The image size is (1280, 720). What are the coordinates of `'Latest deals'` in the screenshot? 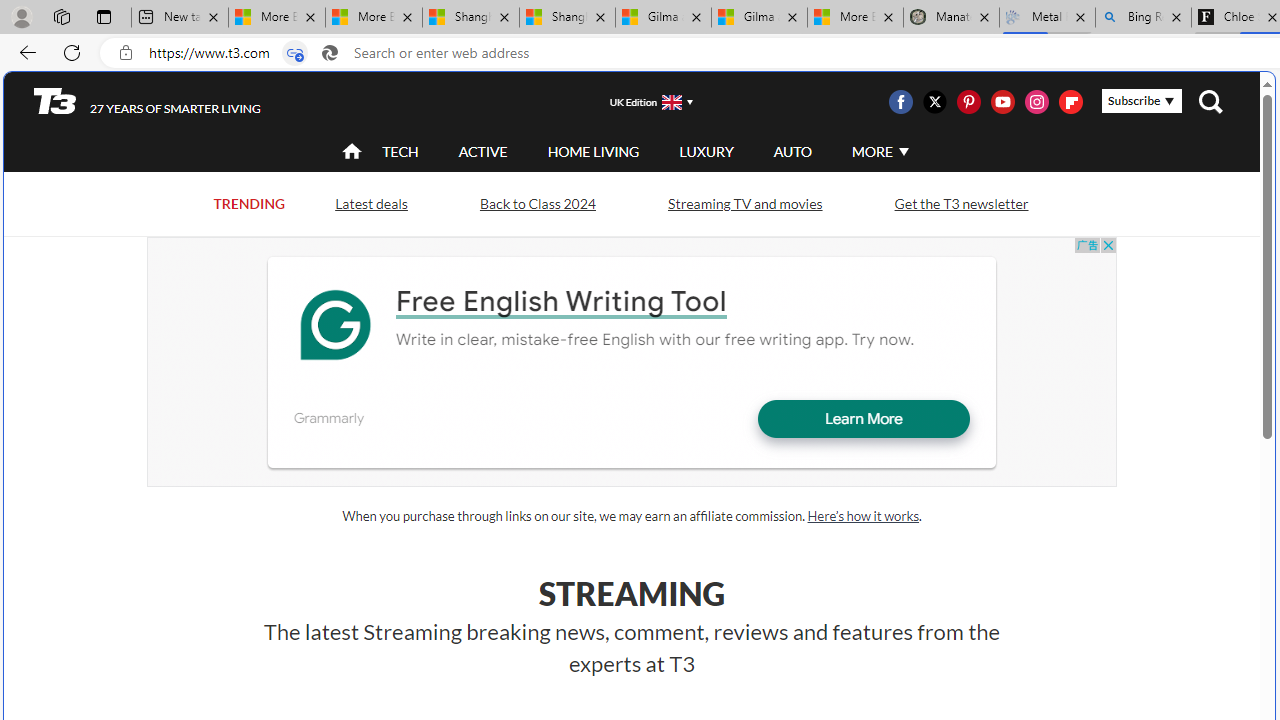 It's located at (371, 204).